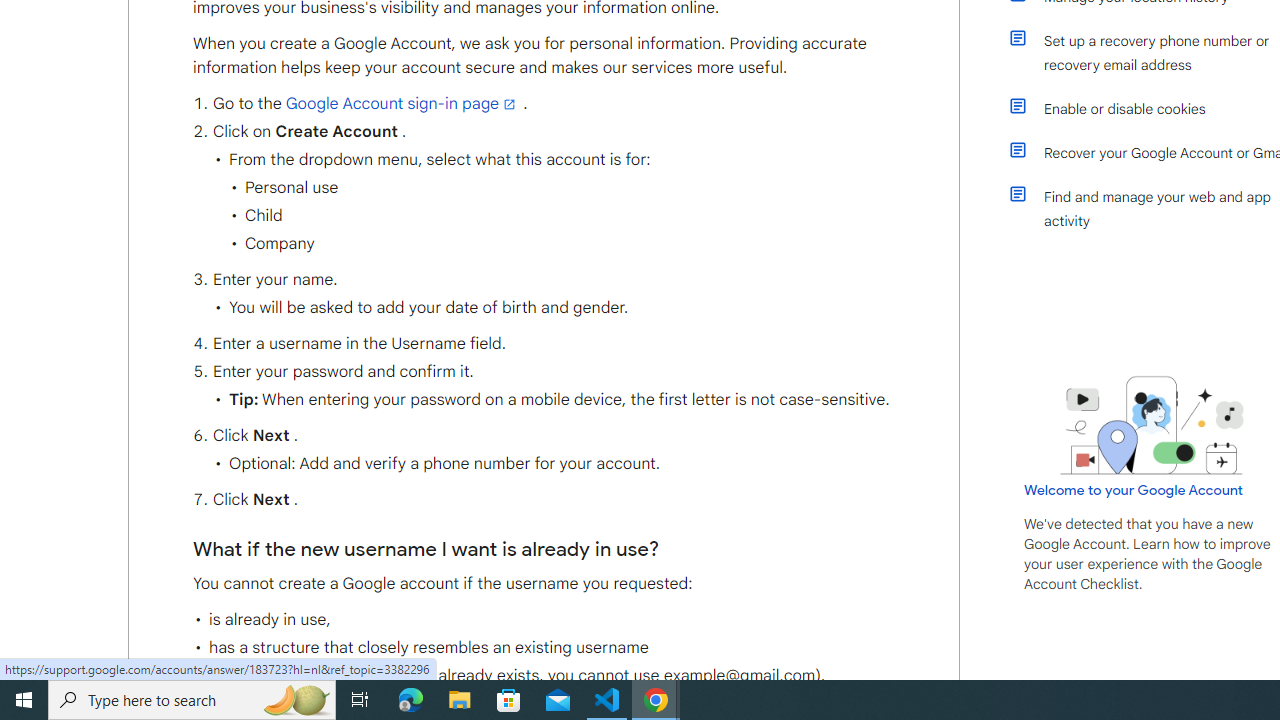 This screenshot has width=1280, height=720. Describe the element at coordinates (1134, 489) in the screenshot. I see `'Welcome to your Google Account'` at that location.